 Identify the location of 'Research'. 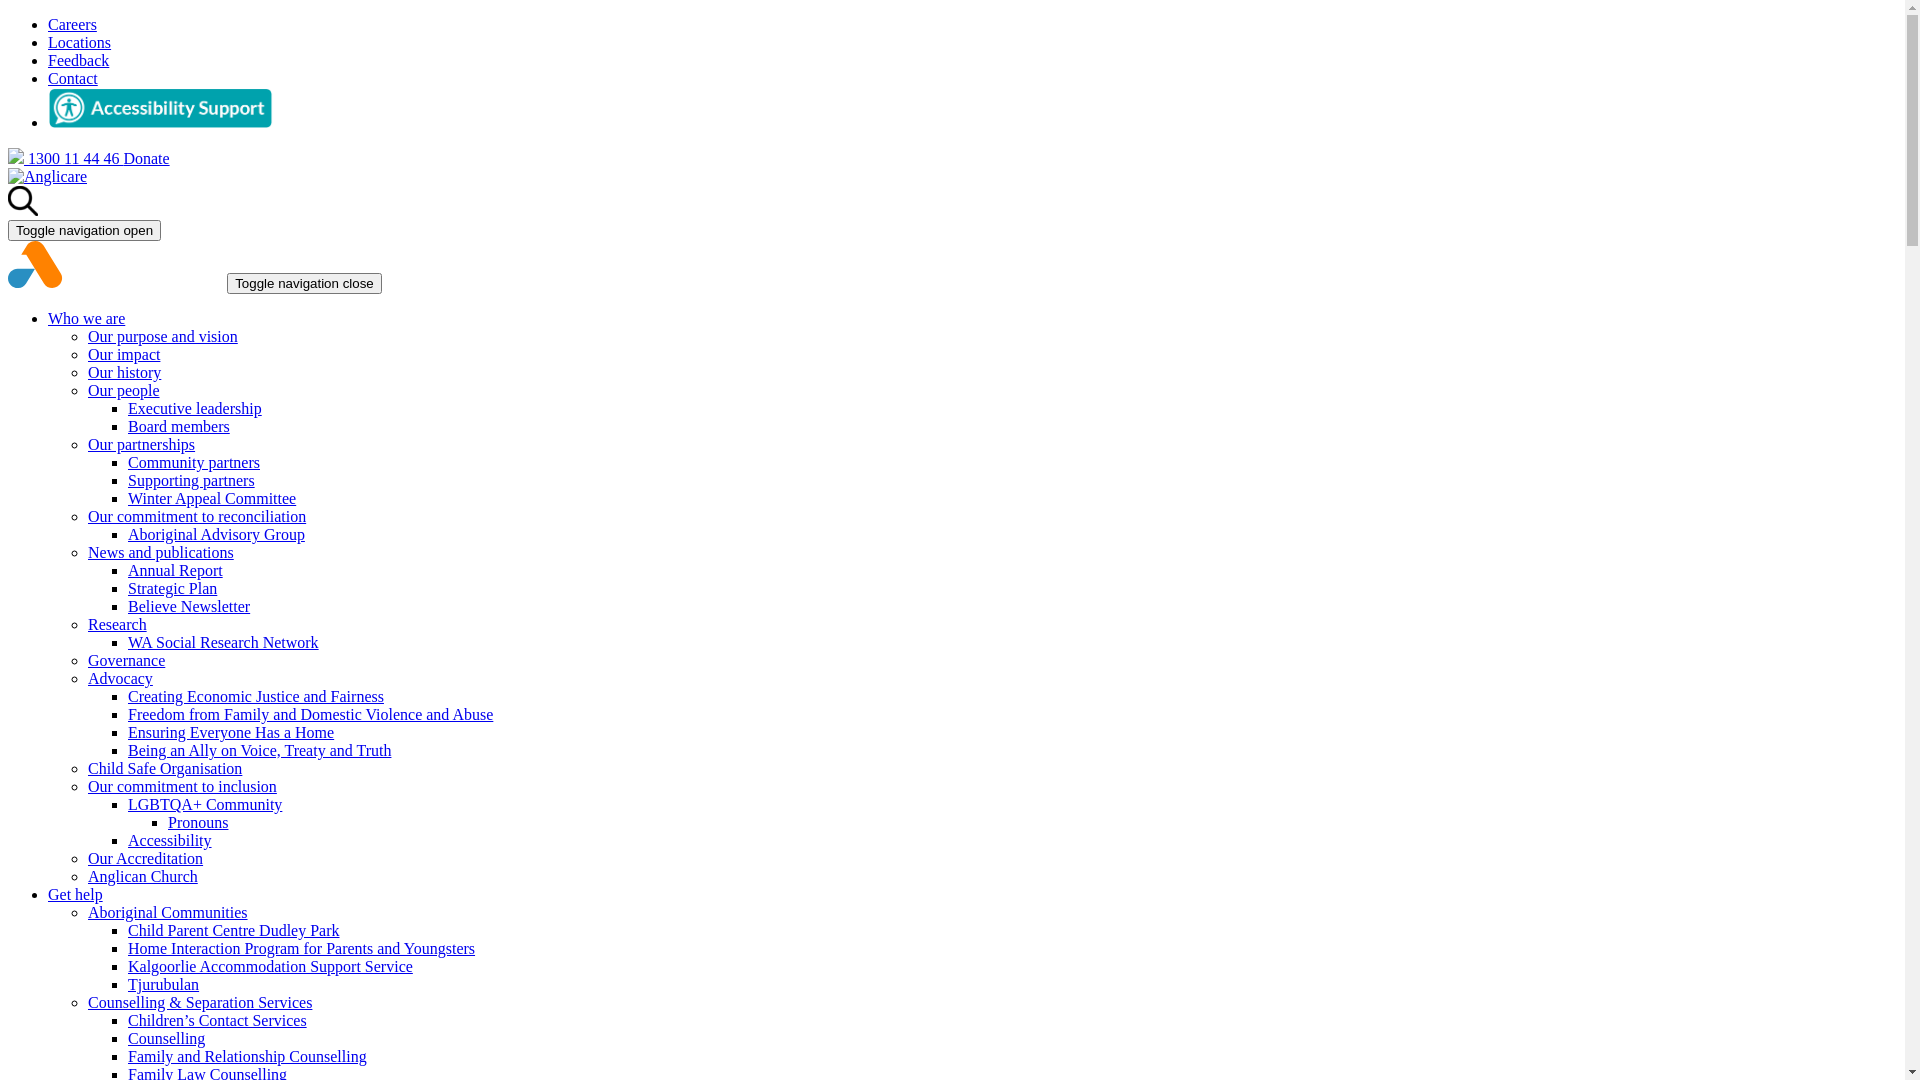
(86, 623).